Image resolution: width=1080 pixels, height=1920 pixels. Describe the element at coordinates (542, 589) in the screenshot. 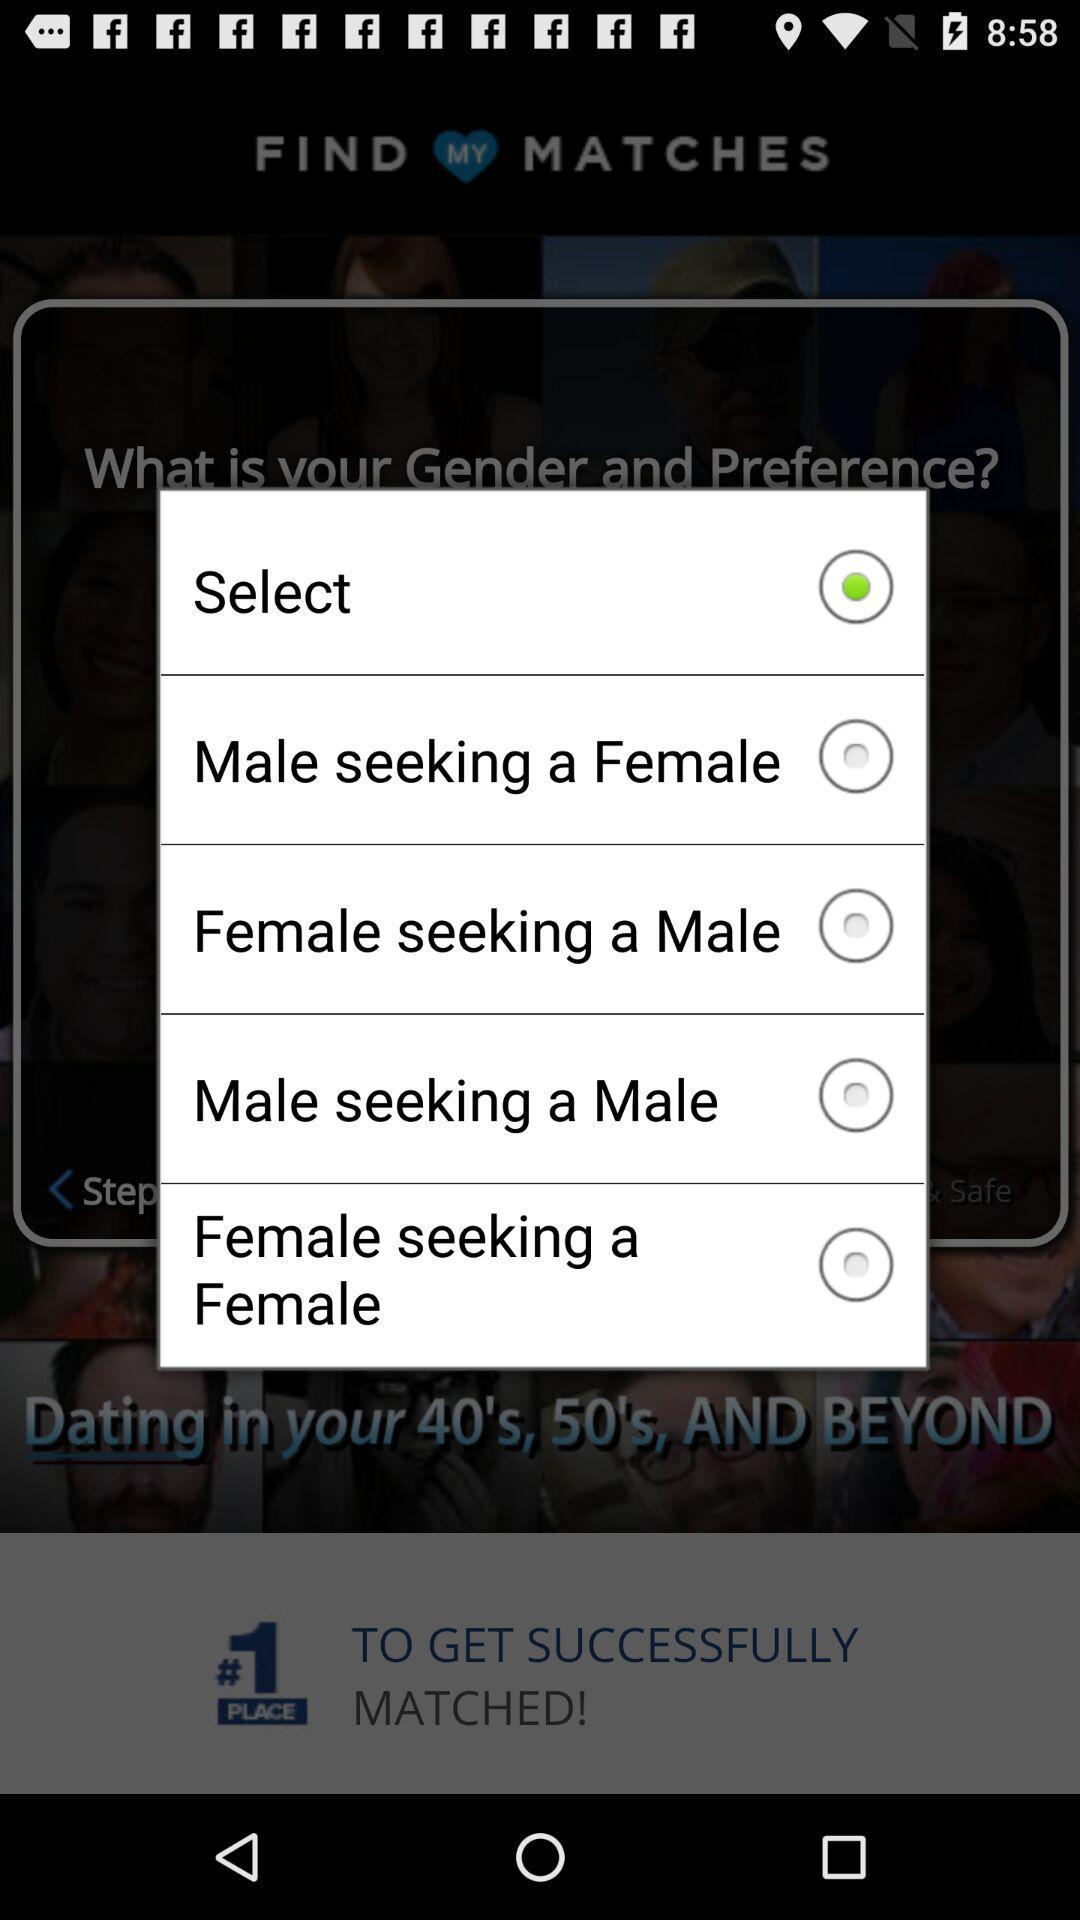

I see `the checkbox above the male seeking a icon` at that location.